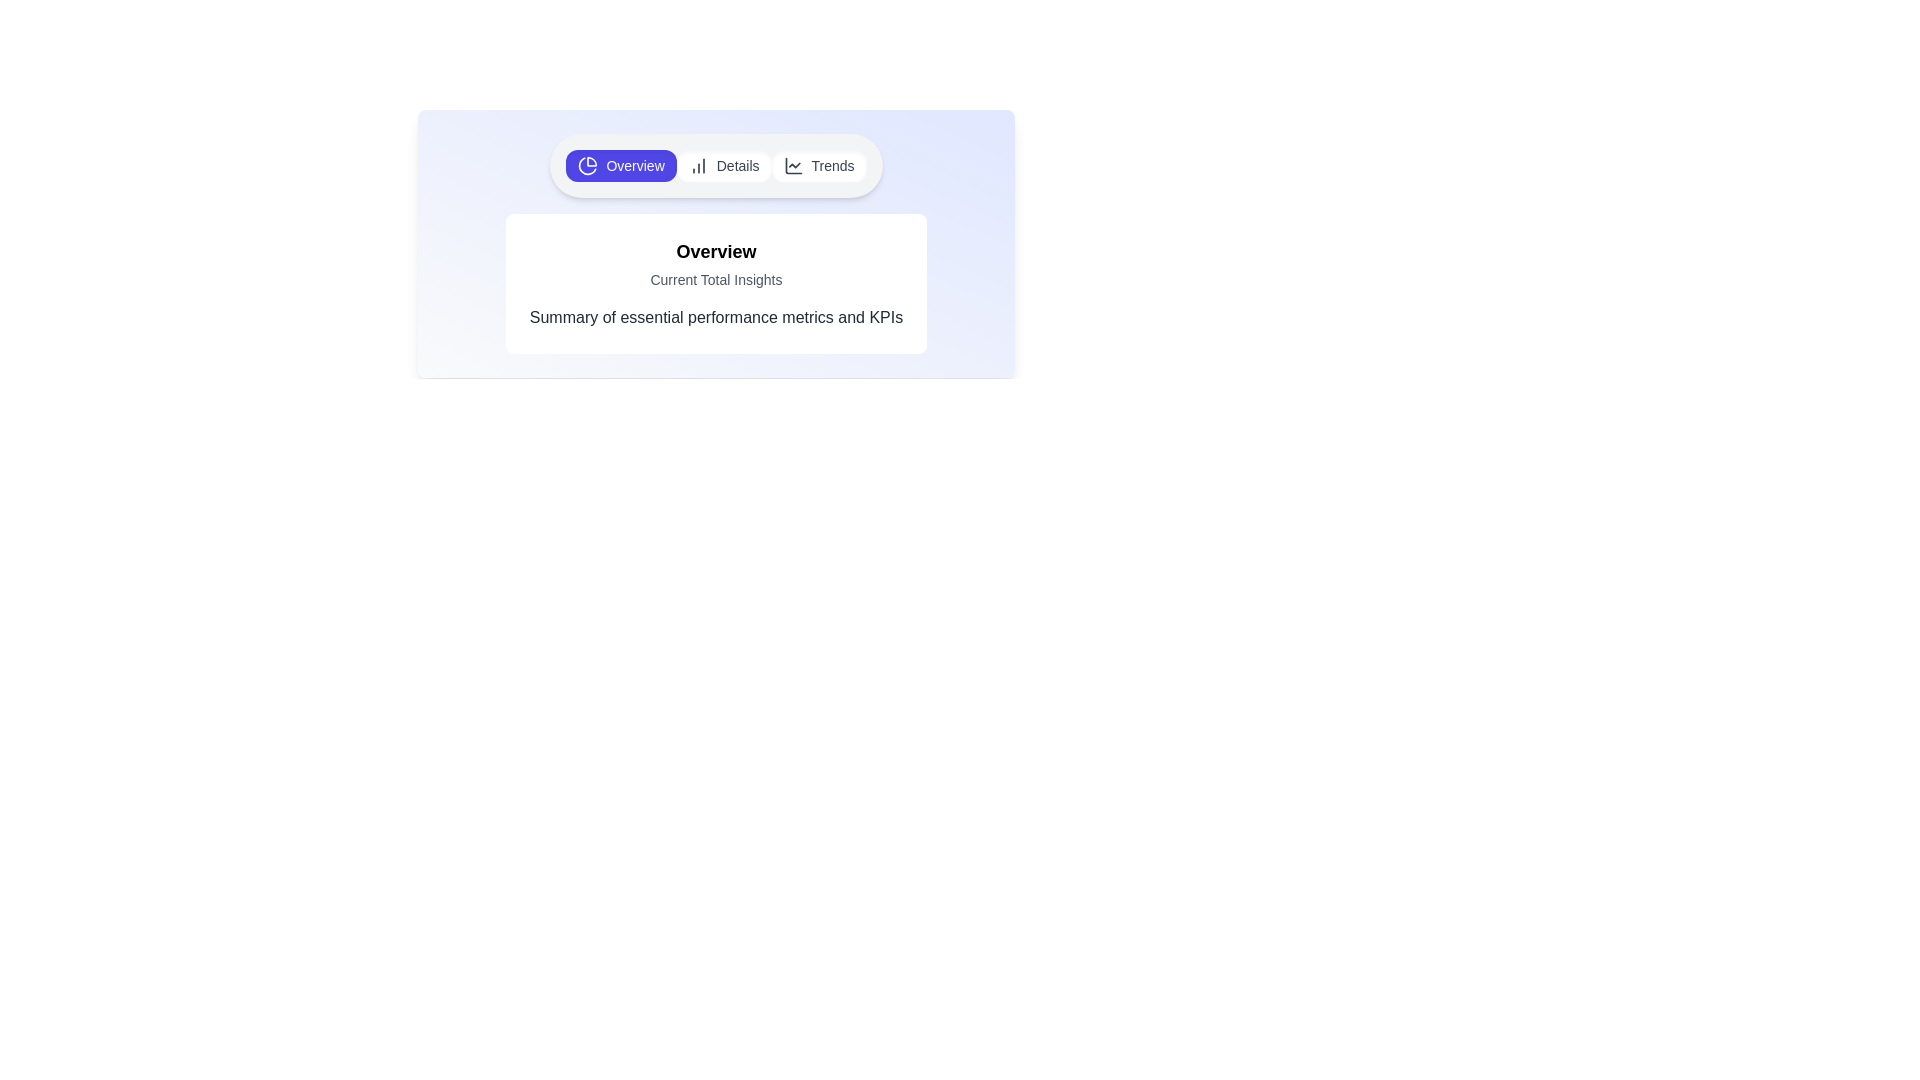  Describe the element at coordinates (723, 164) in the screenshot. I see `the tab corresponding to Details to bring it into focus` at that location.